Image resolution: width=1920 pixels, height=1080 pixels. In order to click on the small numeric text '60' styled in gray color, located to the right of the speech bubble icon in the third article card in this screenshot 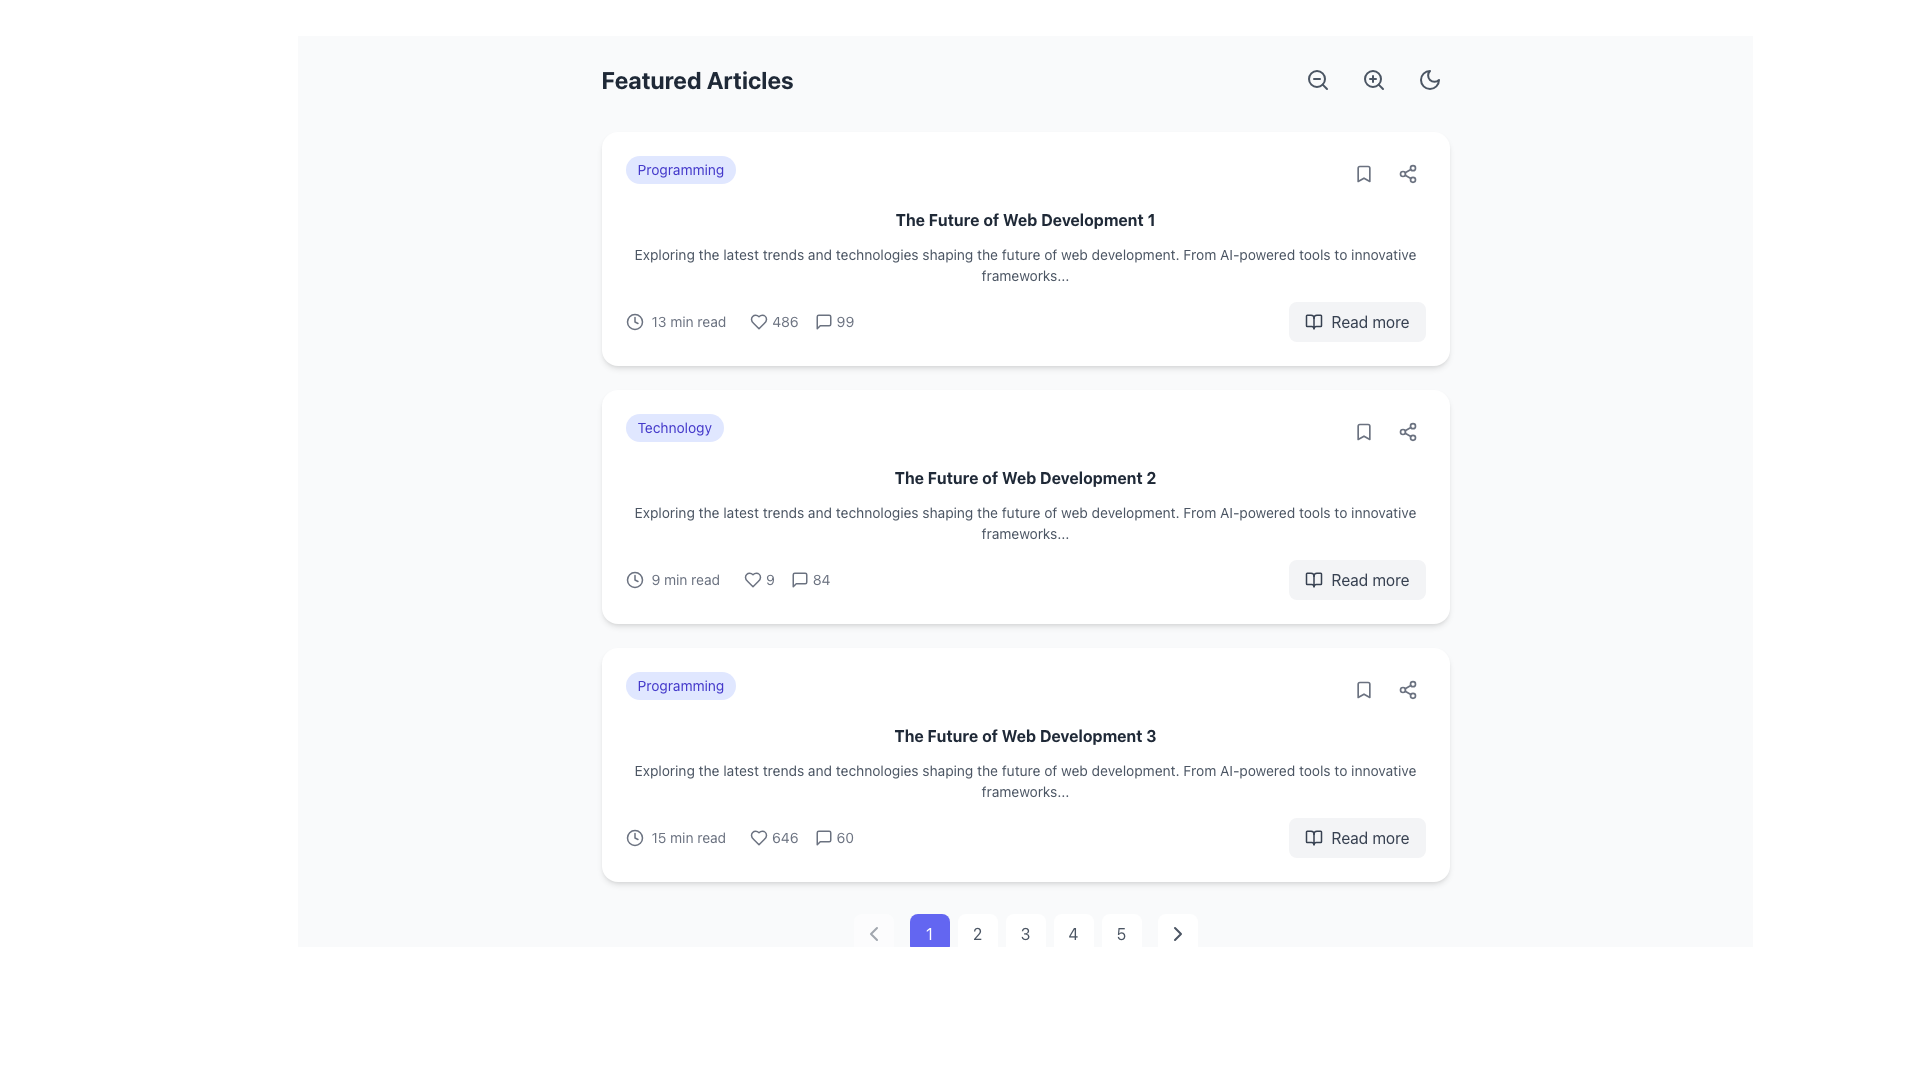, I will do `click(845, 837)`.